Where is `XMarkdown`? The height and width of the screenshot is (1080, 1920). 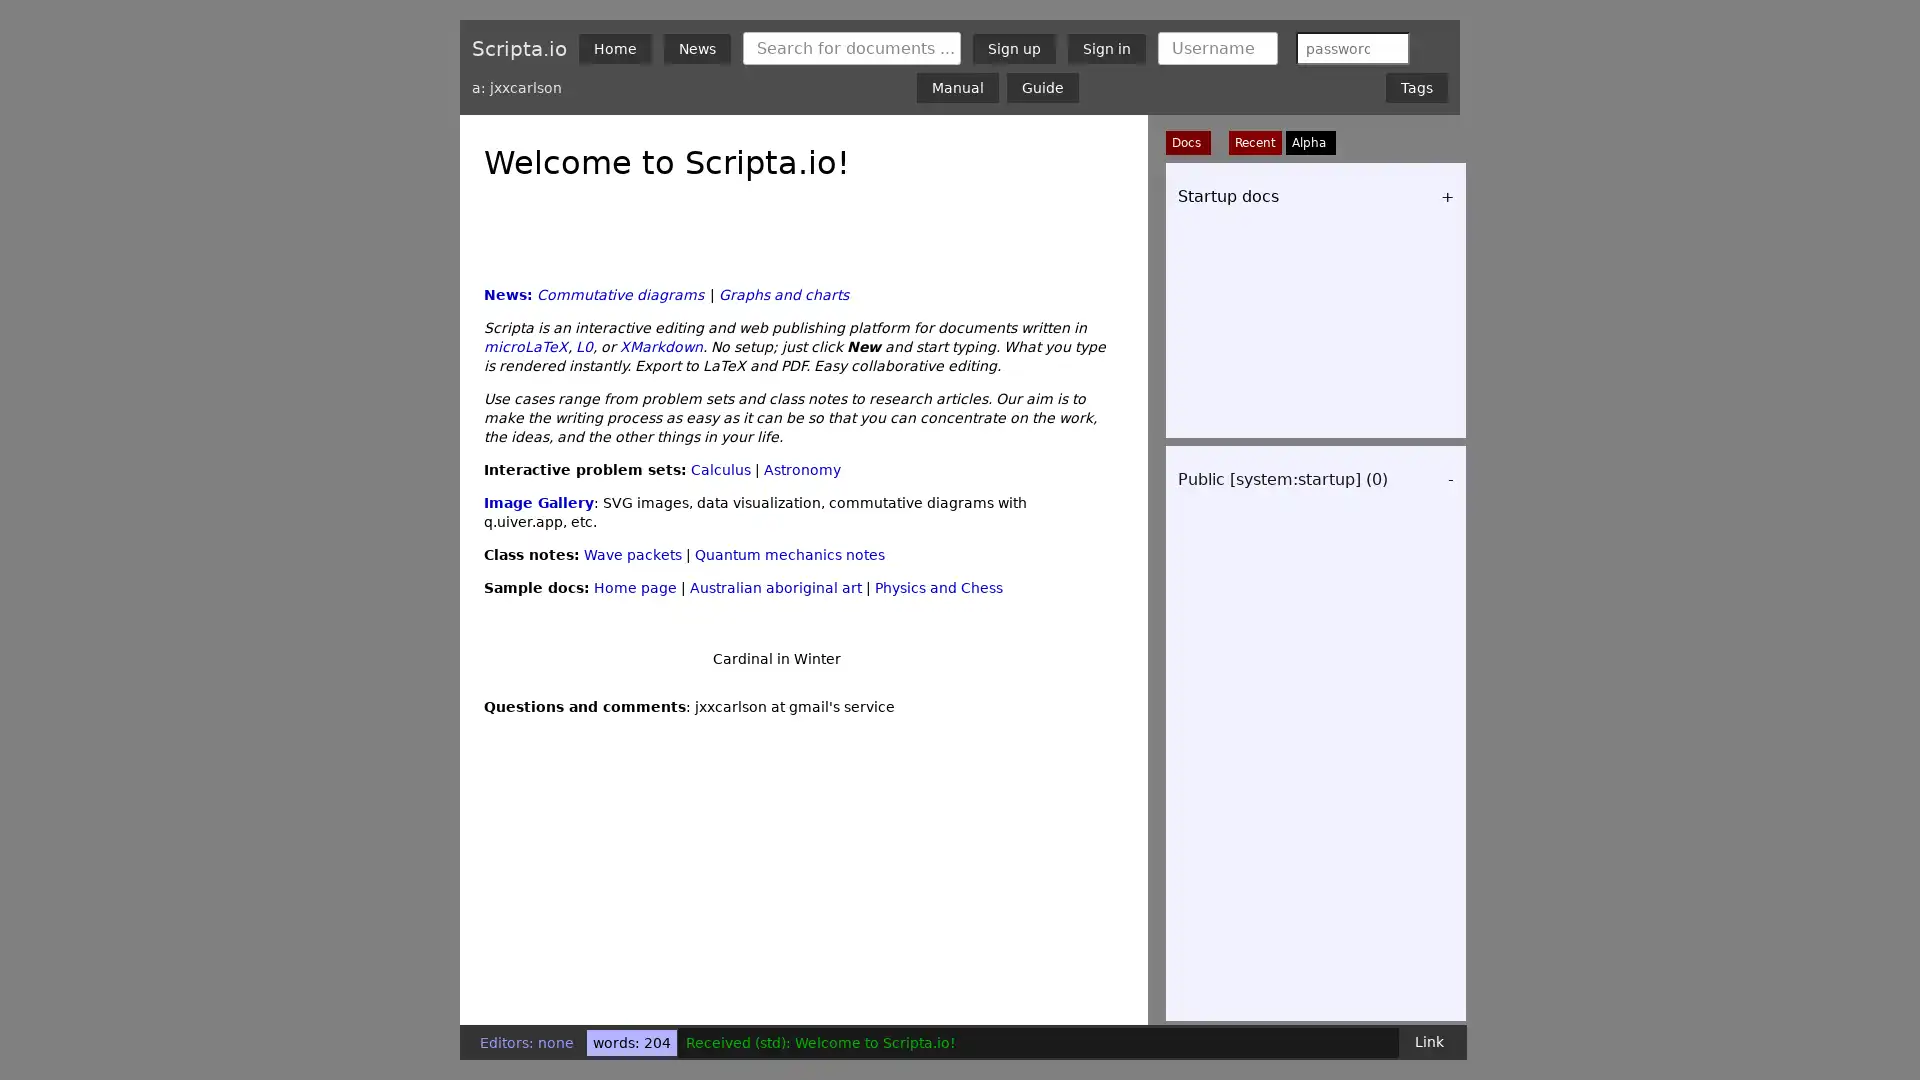
XMarkdown is located at coordinates (661, 500).